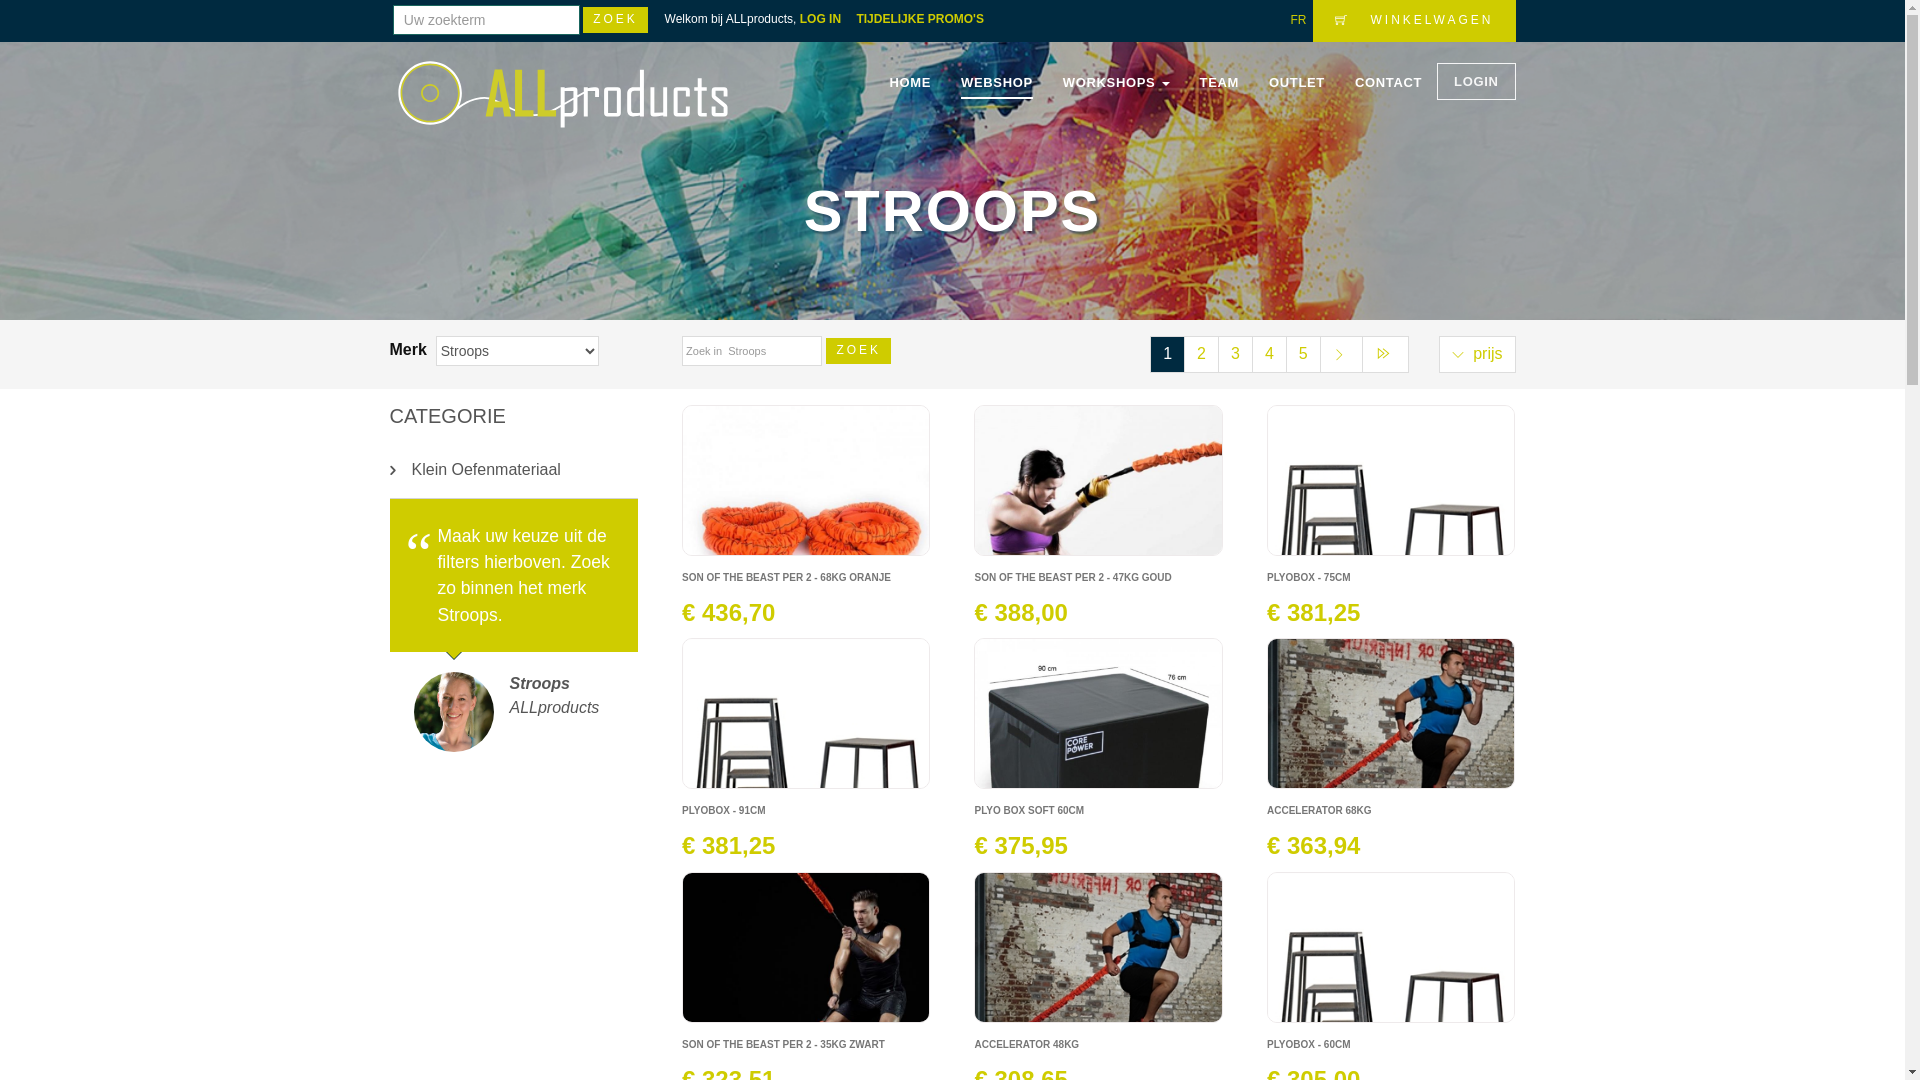 The height and width of the screenshot is (1080, 1920). Describe the element at coordinates (997, 82) in the screenshot. I see `'WEBSHOP'` at that location.